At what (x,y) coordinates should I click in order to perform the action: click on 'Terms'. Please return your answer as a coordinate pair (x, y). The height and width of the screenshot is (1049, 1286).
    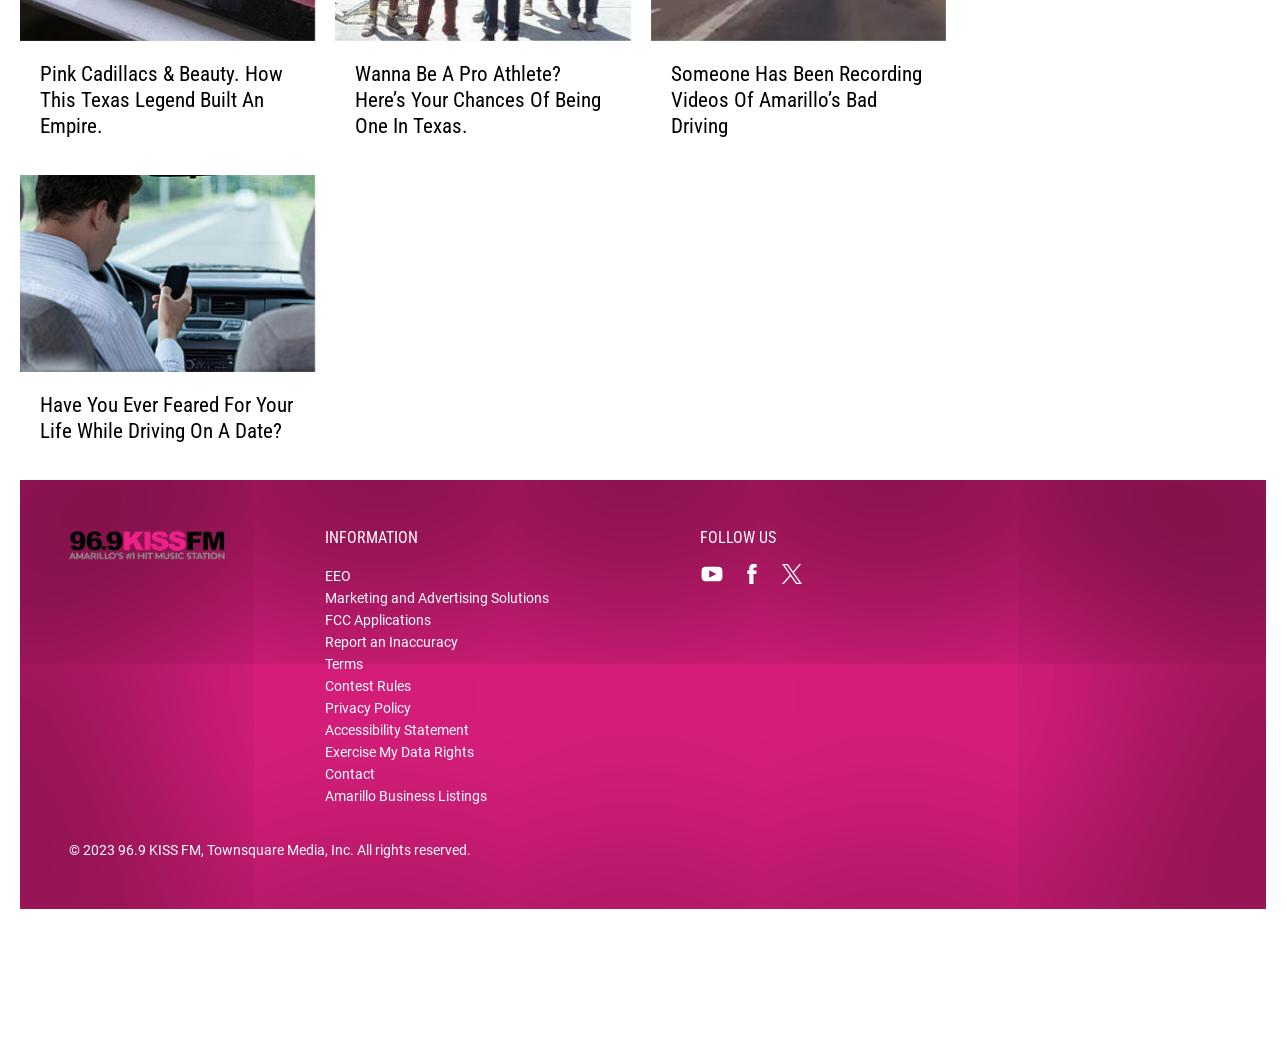
    Looking at the image, I should click on (323, 694).